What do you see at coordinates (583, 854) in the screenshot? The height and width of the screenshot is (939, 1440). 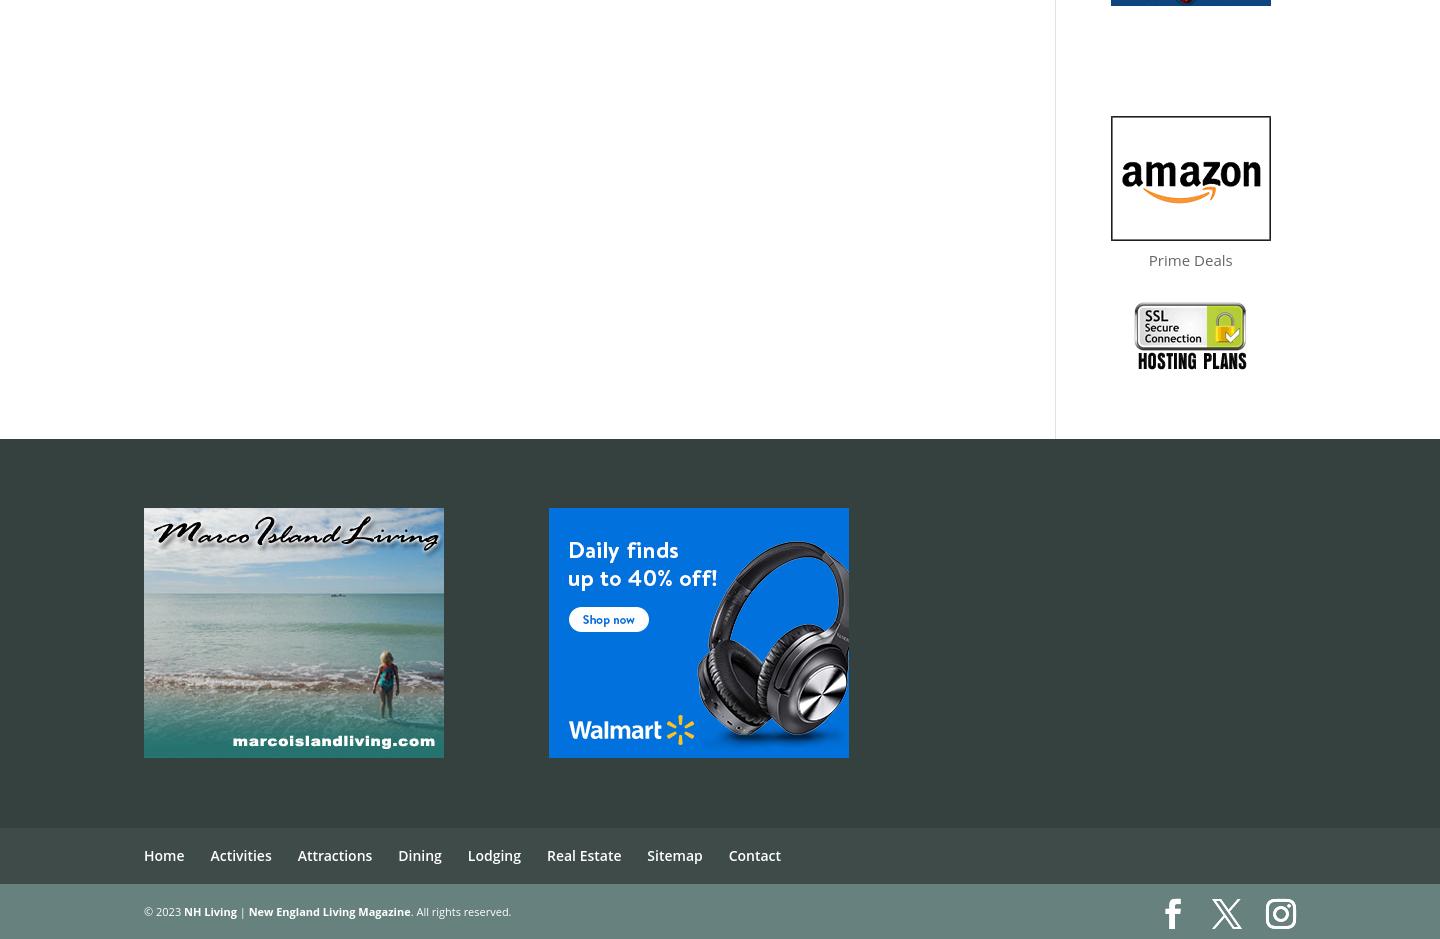 I see `'Real Estate'` at bounding box center [583, 854].